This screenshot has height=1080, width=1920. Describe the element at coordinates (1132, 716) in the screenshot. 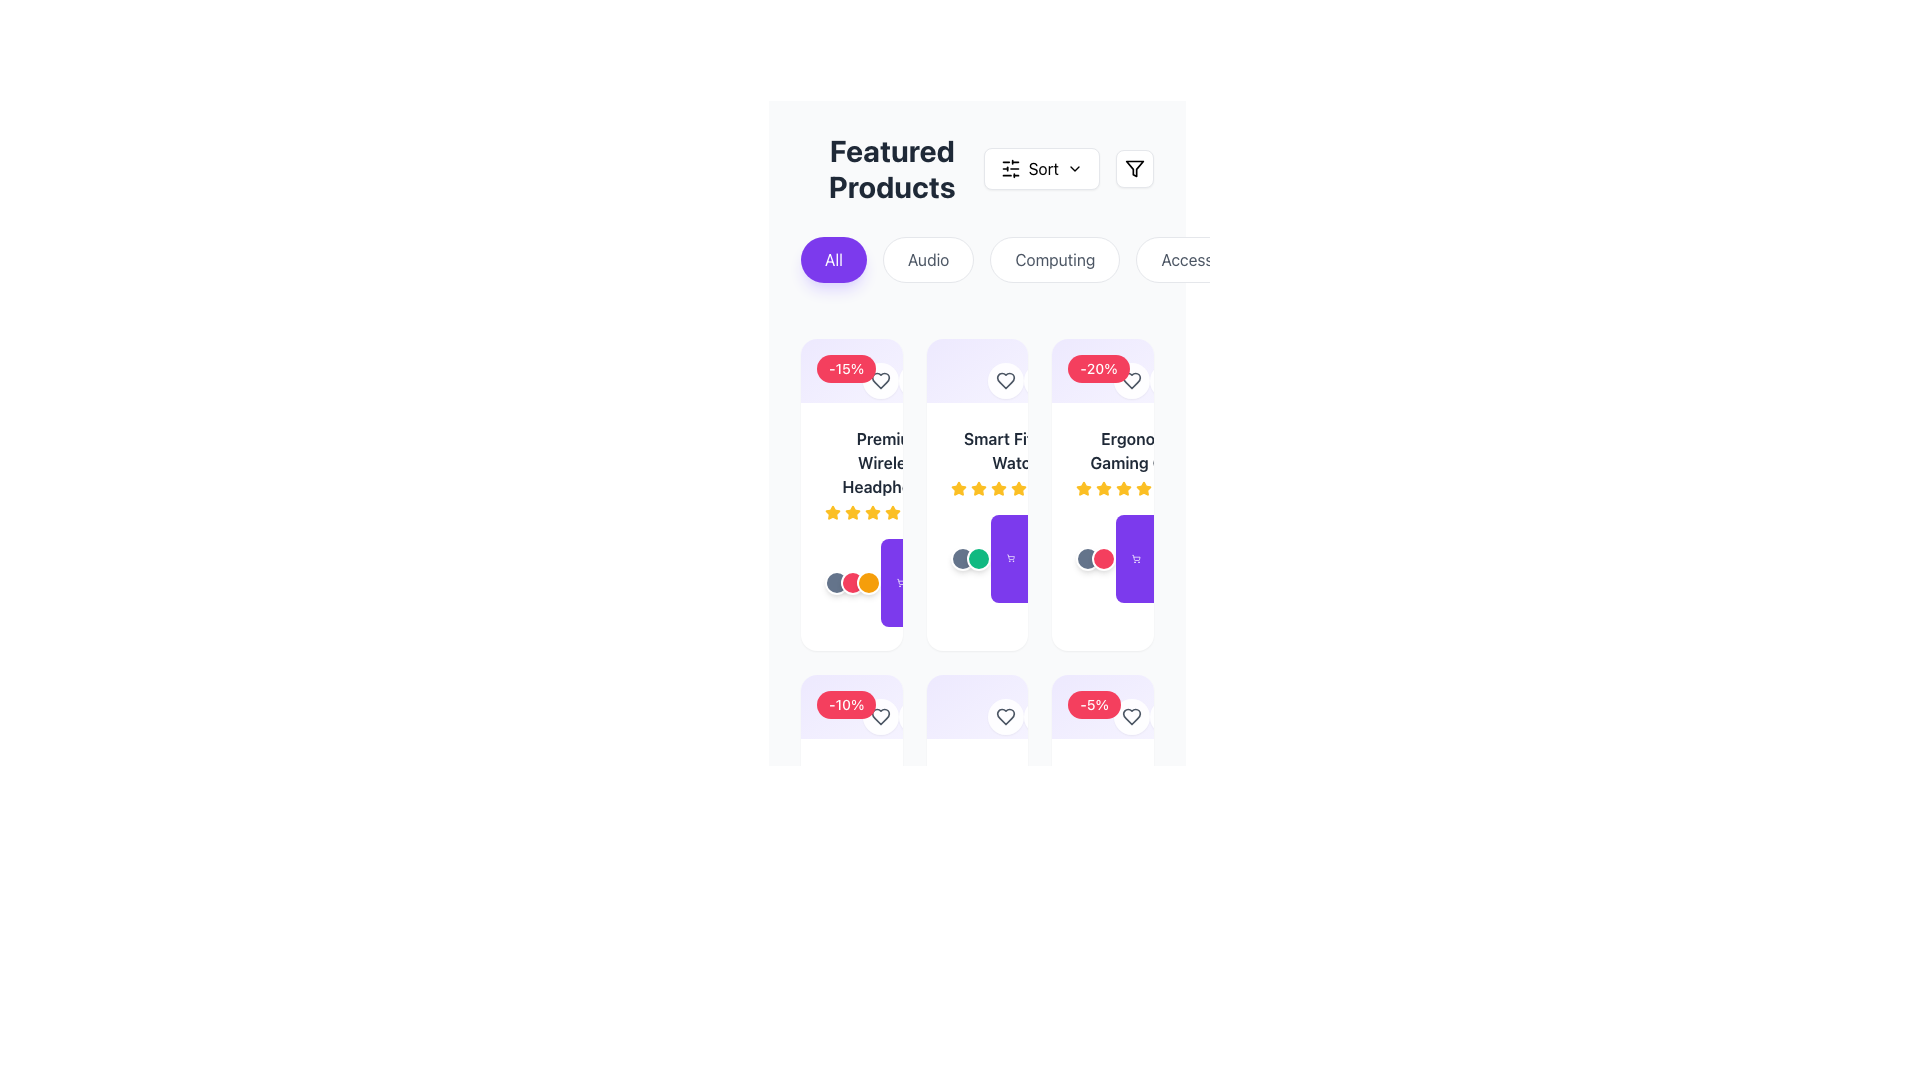

I see `the 'favorite' icon located in the top-right corner of the product card` at that location.